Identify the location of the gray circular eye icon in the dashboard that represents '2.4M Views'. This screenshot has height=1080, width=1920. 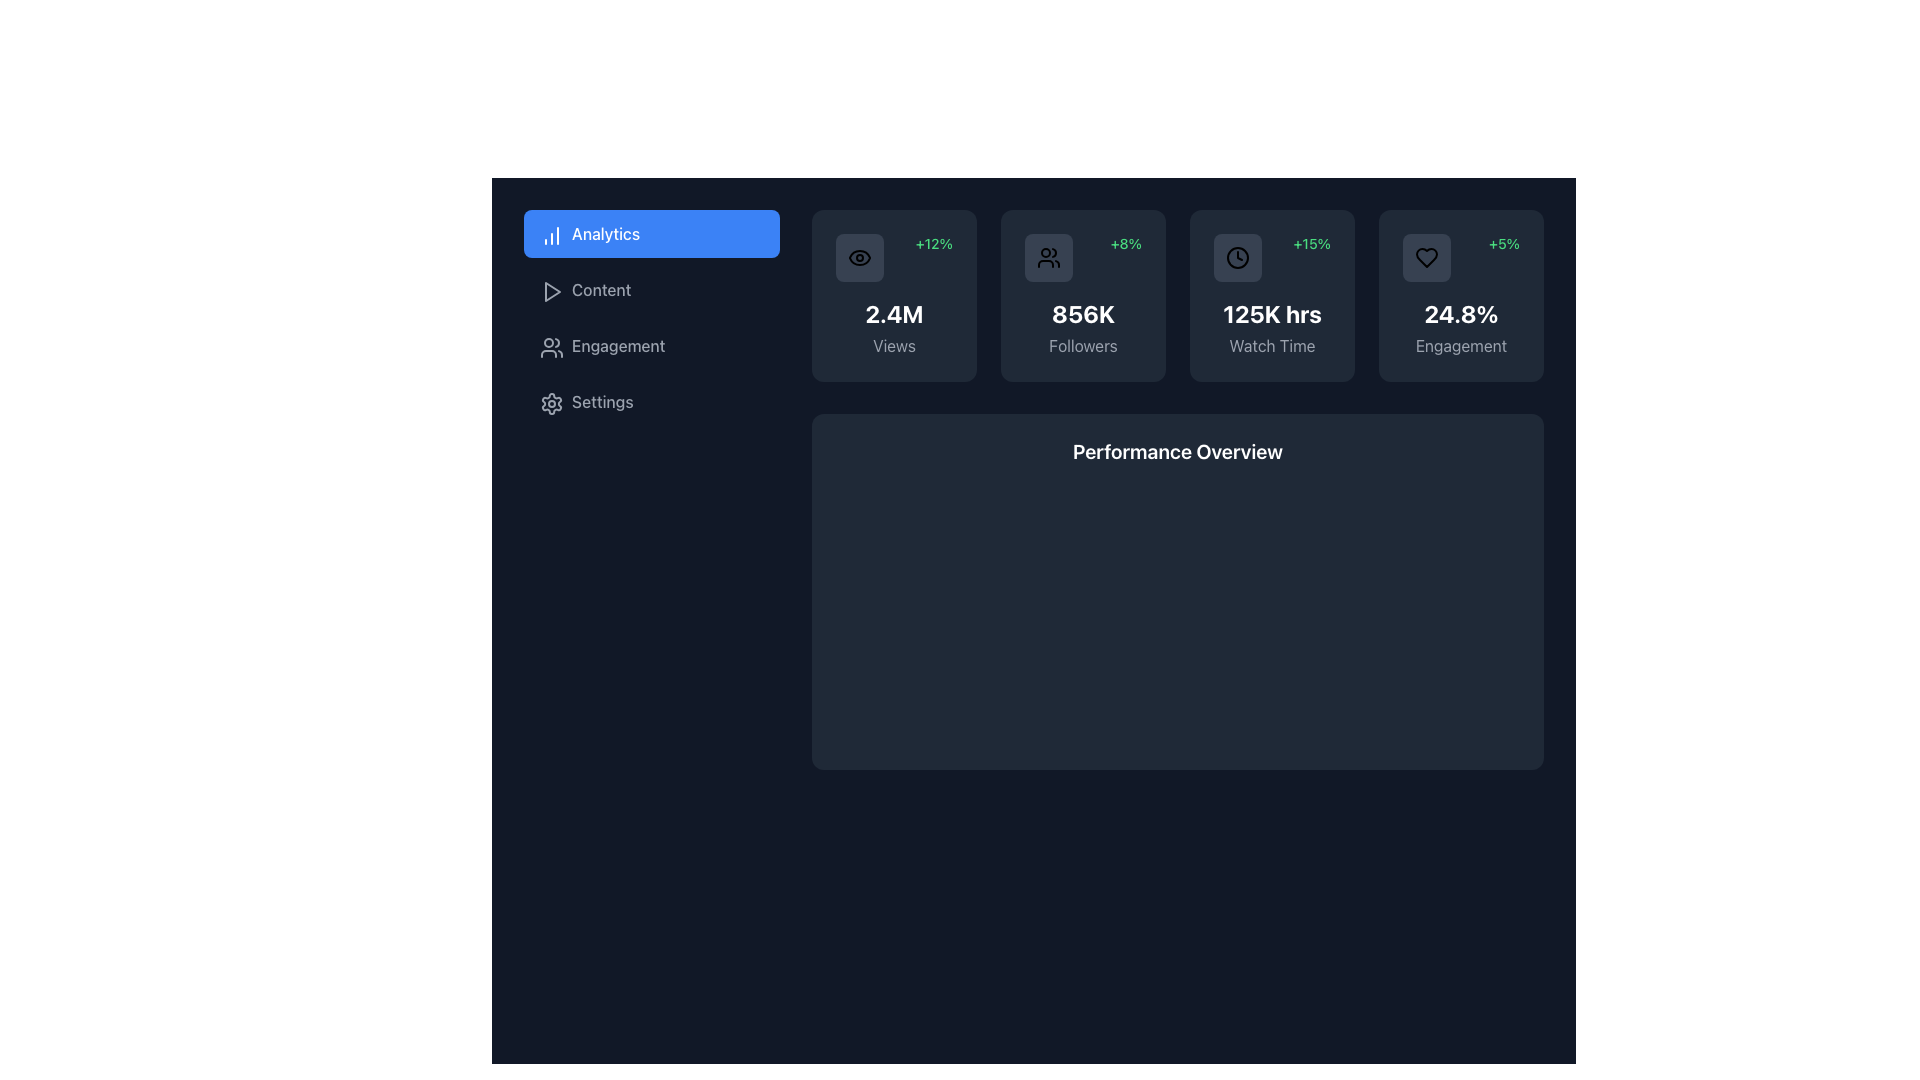
(859, 257).